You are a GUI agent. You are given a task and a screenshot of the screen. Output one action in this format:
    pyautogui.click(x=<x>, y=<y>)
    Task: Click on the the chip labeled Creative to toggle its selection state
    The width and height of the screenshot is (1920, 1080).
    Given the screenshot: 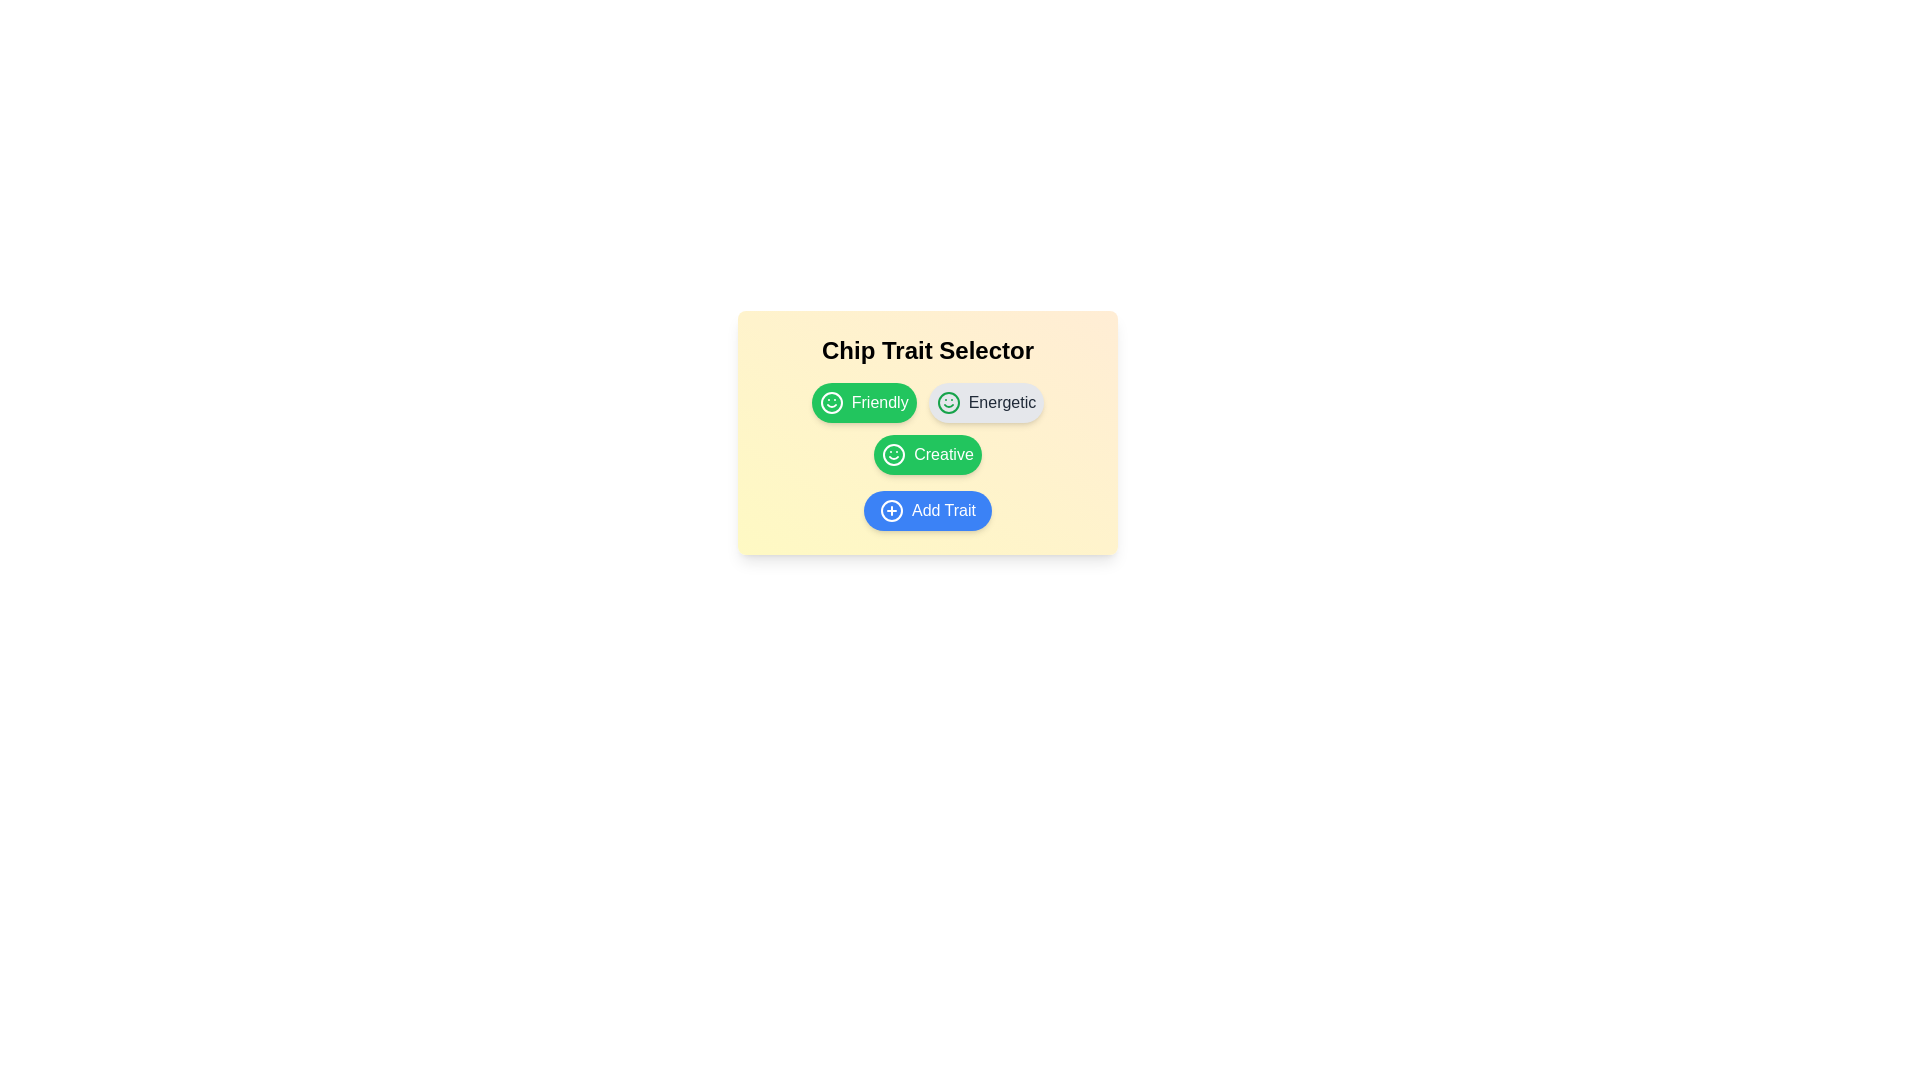 What is the action you would take?
    pyautogui.click(x=926, y=455)
    